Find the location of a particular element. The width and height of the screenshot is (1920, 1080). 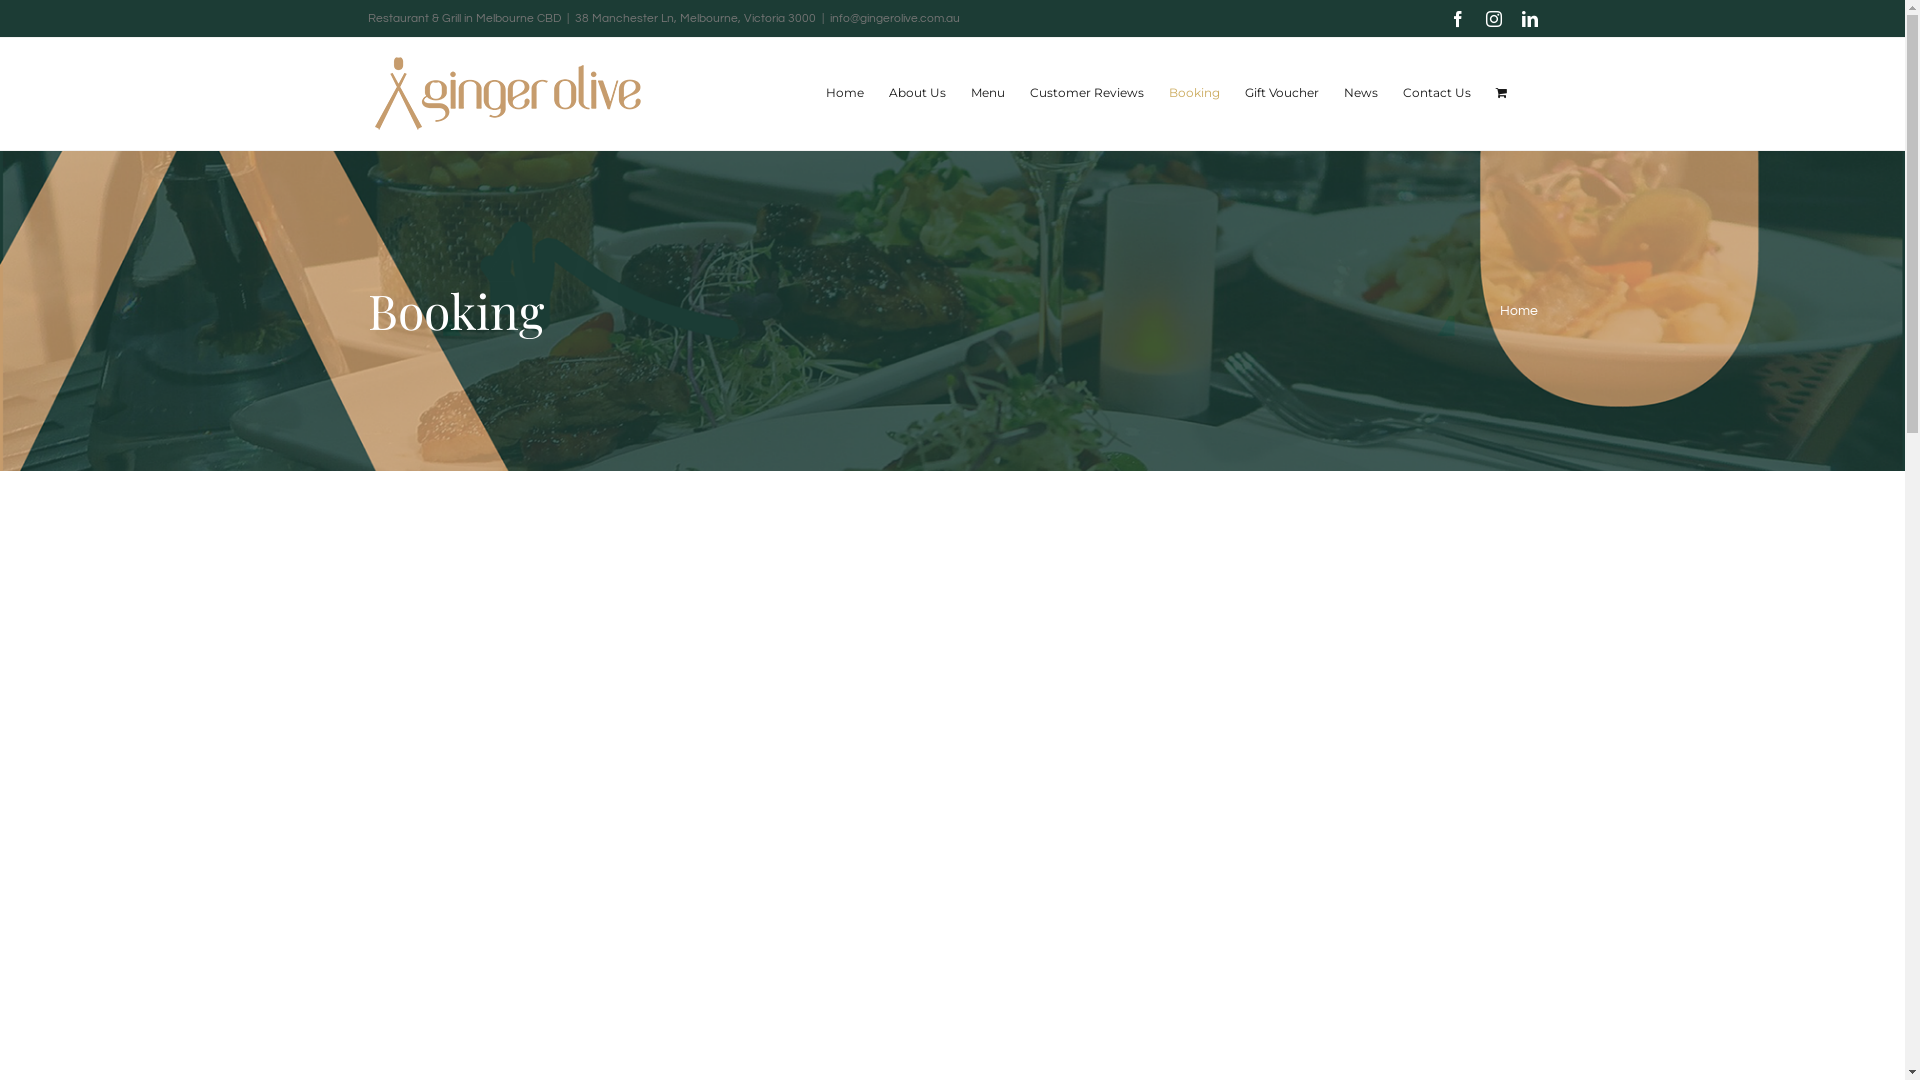

'Instagram' is located at coordinates (1493, 19).